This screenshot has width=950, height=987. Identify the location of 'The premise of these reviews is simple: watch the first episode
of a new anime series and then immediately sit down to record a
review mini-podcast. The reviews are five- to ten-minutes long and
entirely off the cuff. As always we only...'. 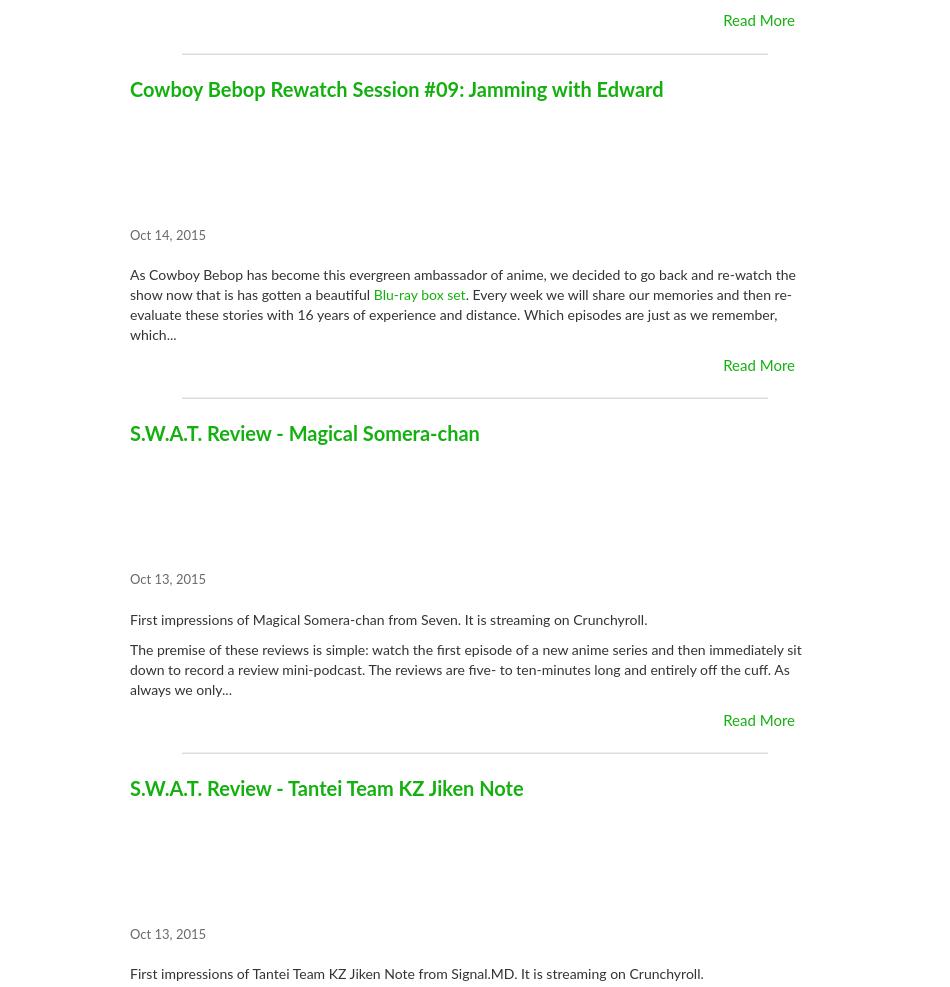
(464, 669).